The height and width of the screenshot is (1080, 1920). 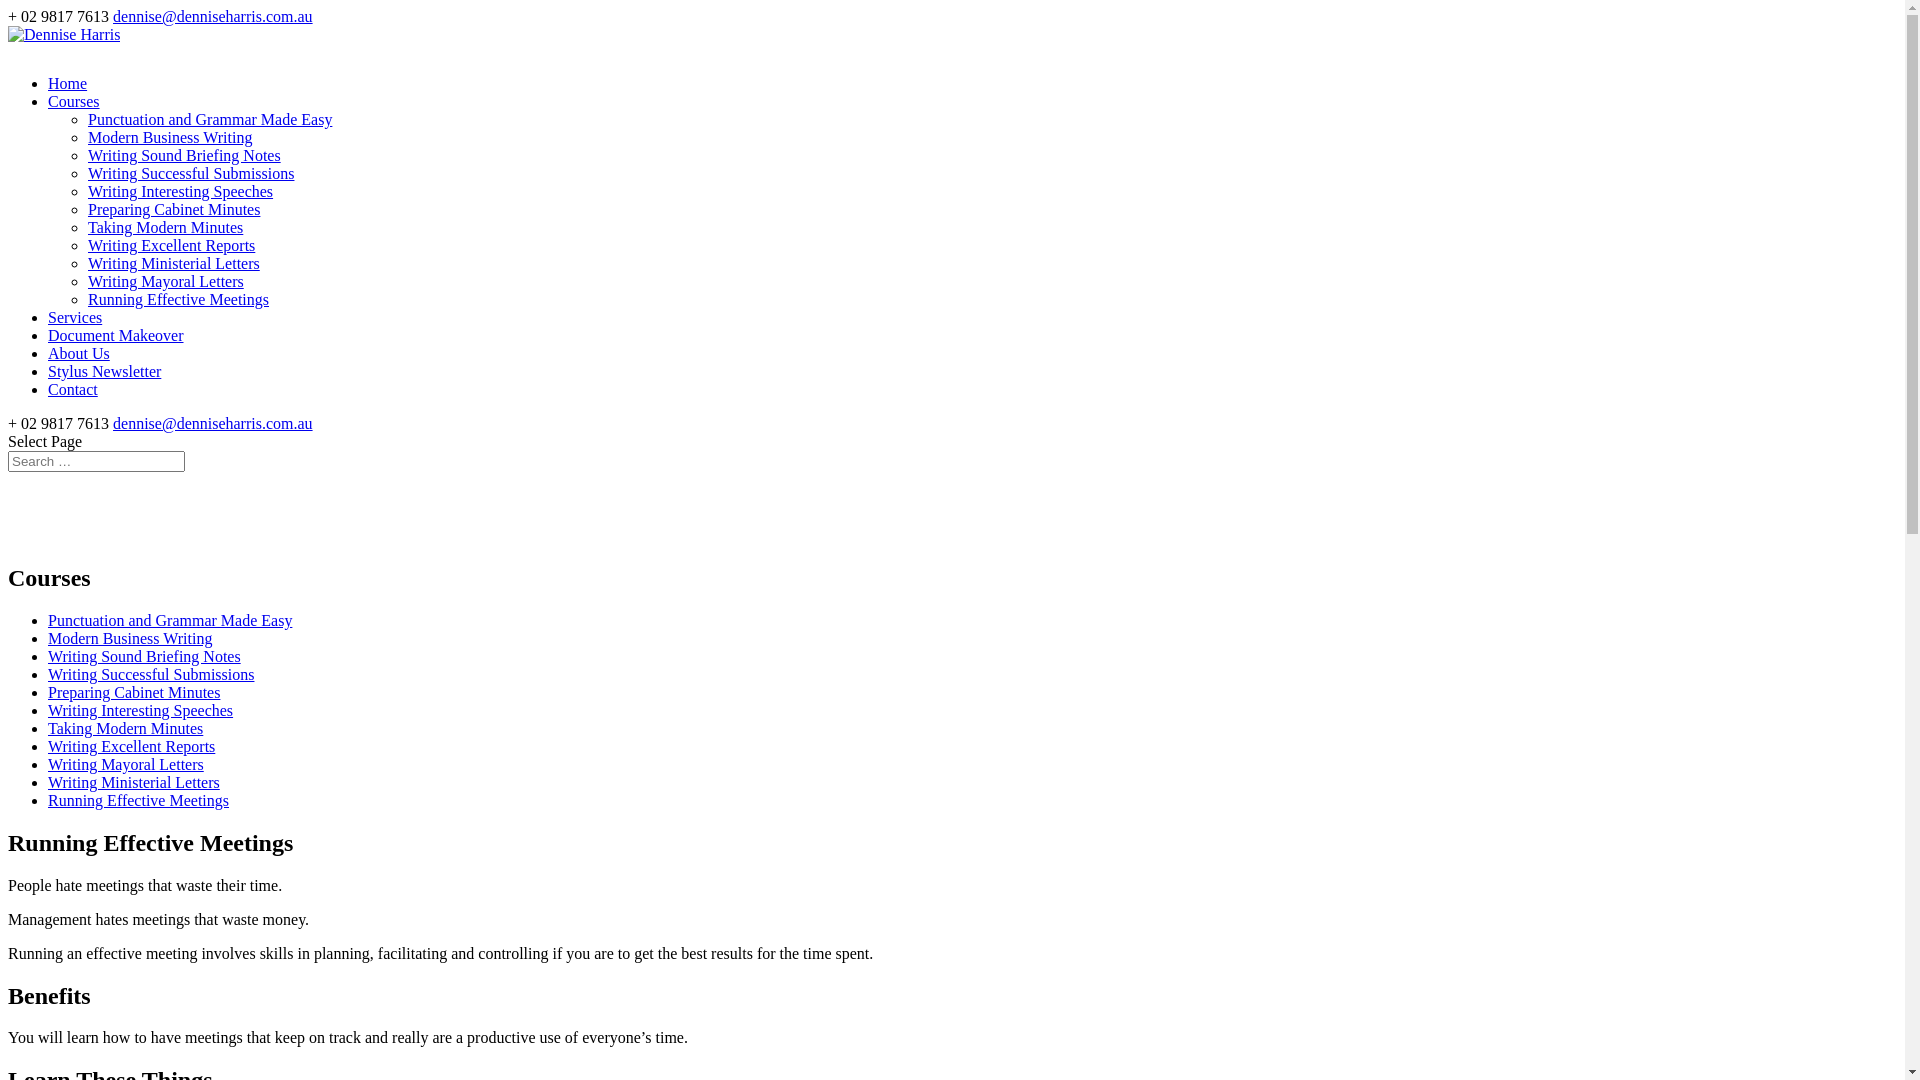 I want to click on 'Writing Interesting Speeches', so click(x=48, y=709).